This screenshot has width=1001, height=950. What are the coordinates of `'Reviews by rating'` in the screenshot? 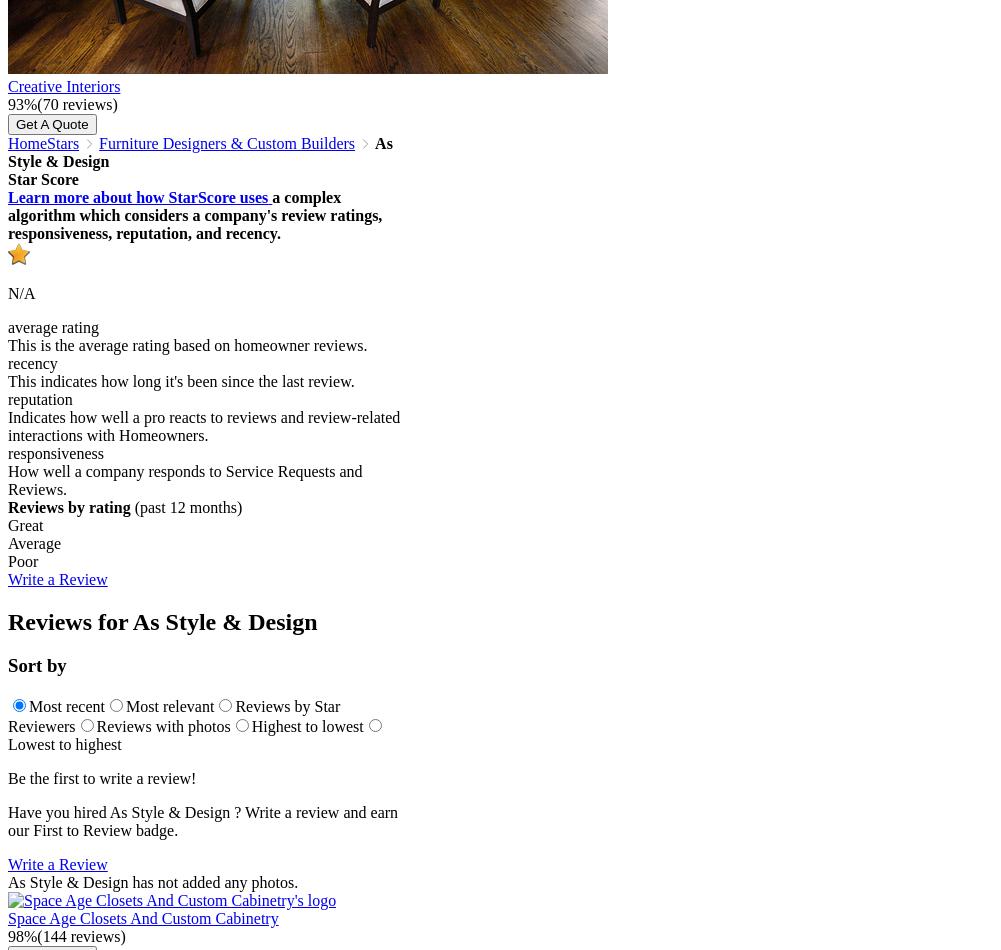 It's located at (68, 506).